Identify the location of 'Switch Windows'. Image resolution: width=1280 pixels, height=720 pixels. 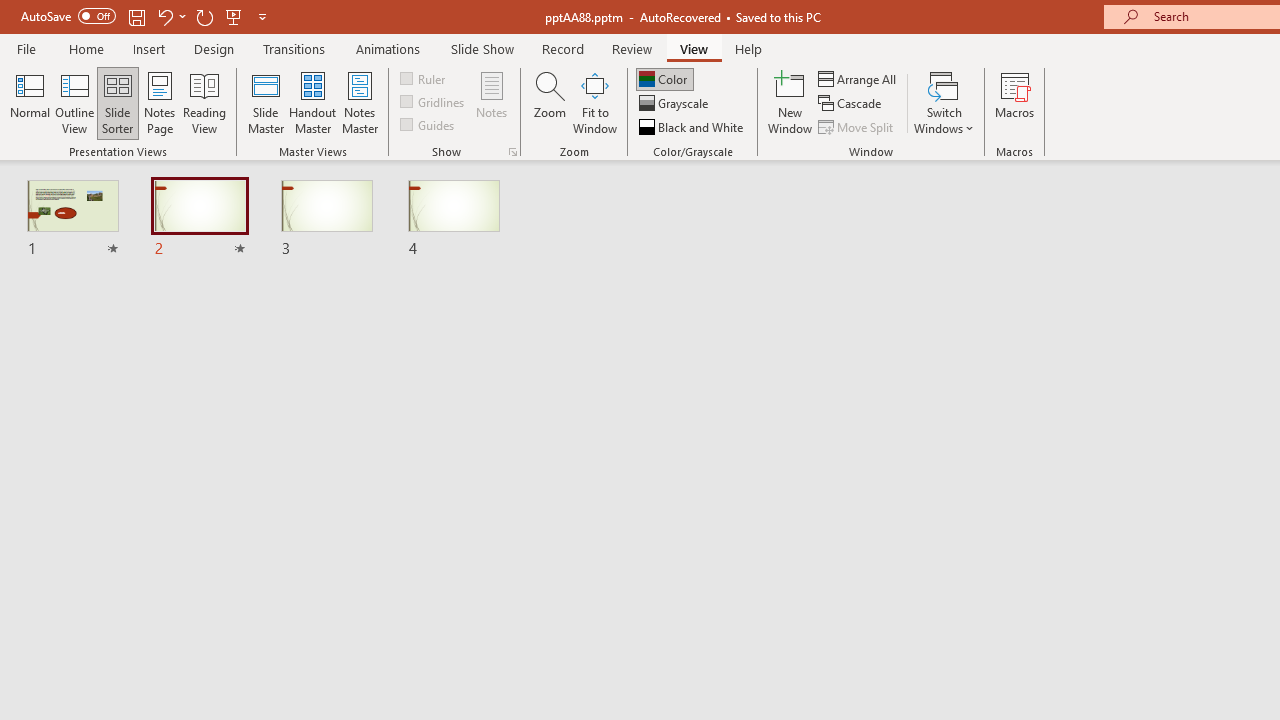
(943, 103).